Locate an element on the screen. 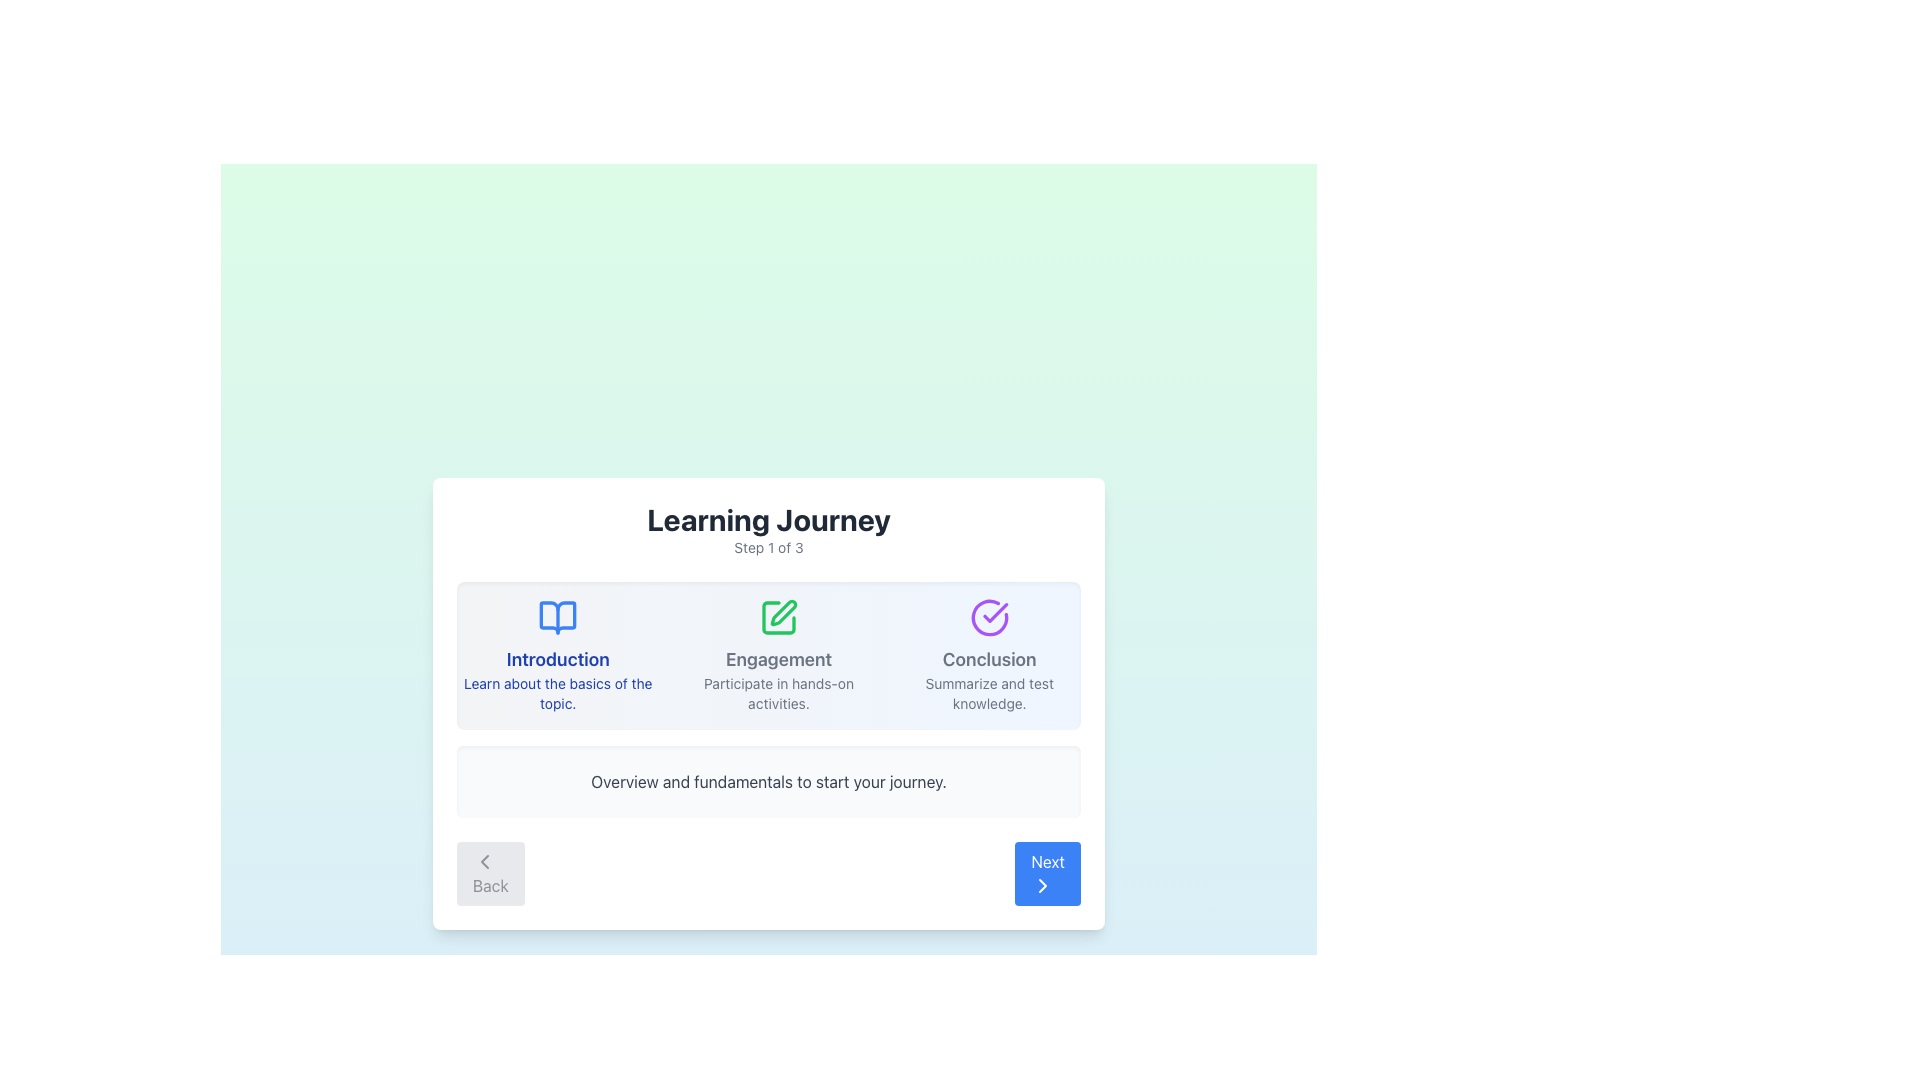 The height and width of the screenshot is (1080, 1920). the supplementary description text located in the 'Introduction' section, positioned below the 'Introduction' title and directly beneath the book icon is located at coordinates (558, 693).